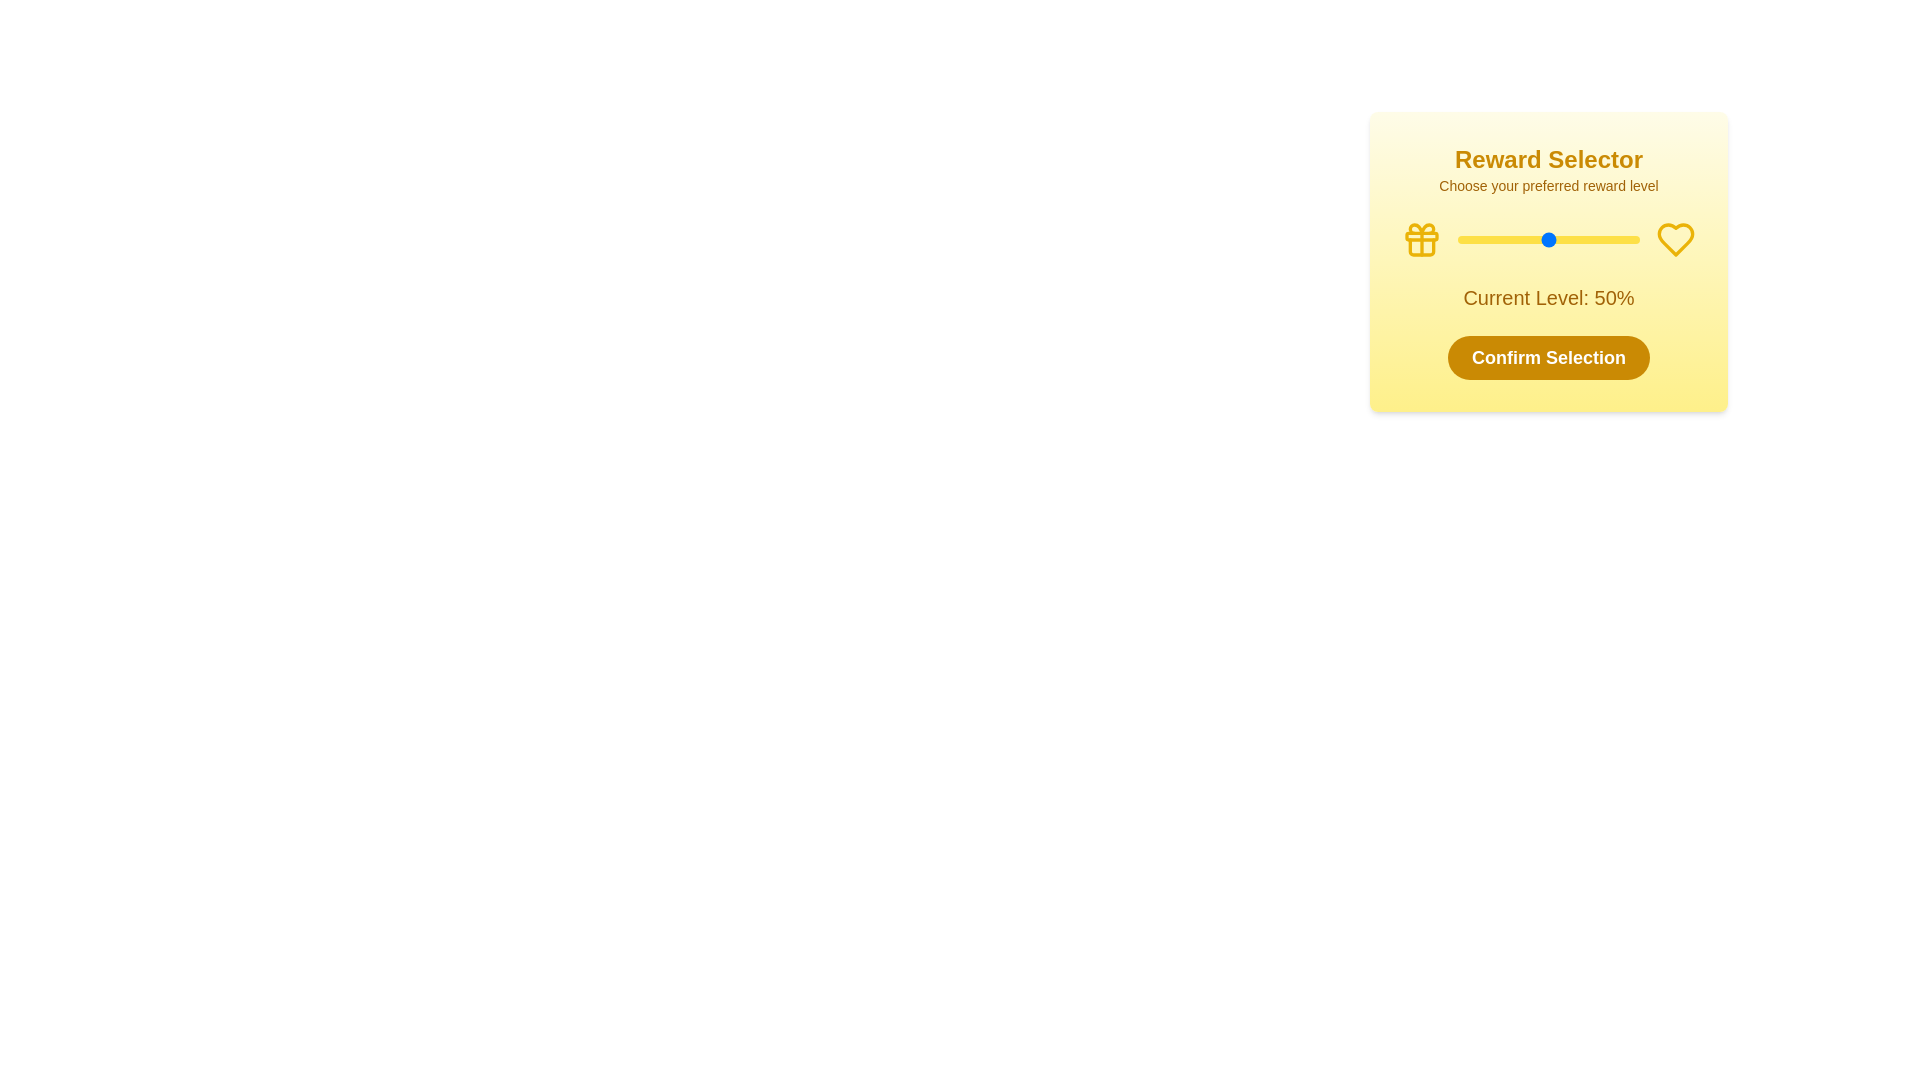  I want to click on the reward level, so click(1485, 238).